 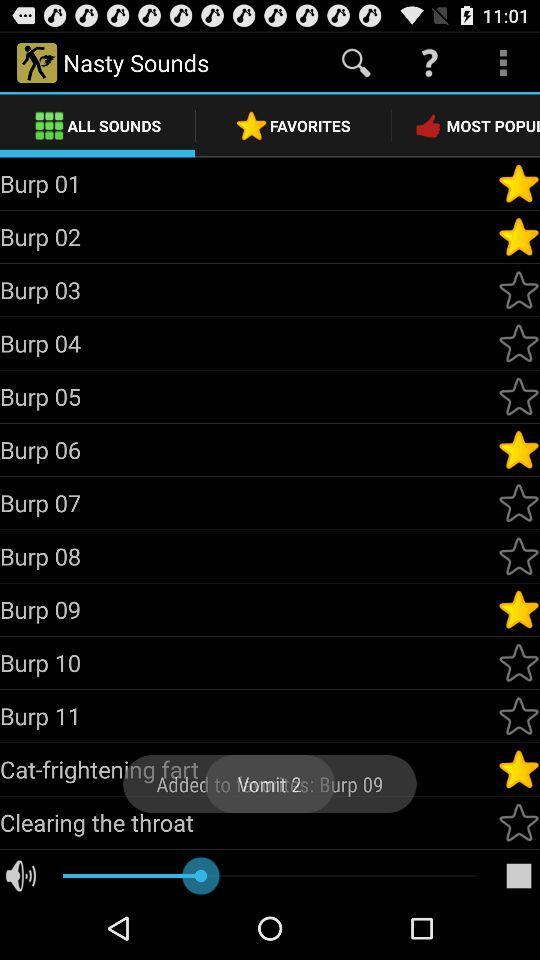 What do you see at coordinates (518, 556) in the screenshot?
I see `to favorites` at bounding box center [518, 556].